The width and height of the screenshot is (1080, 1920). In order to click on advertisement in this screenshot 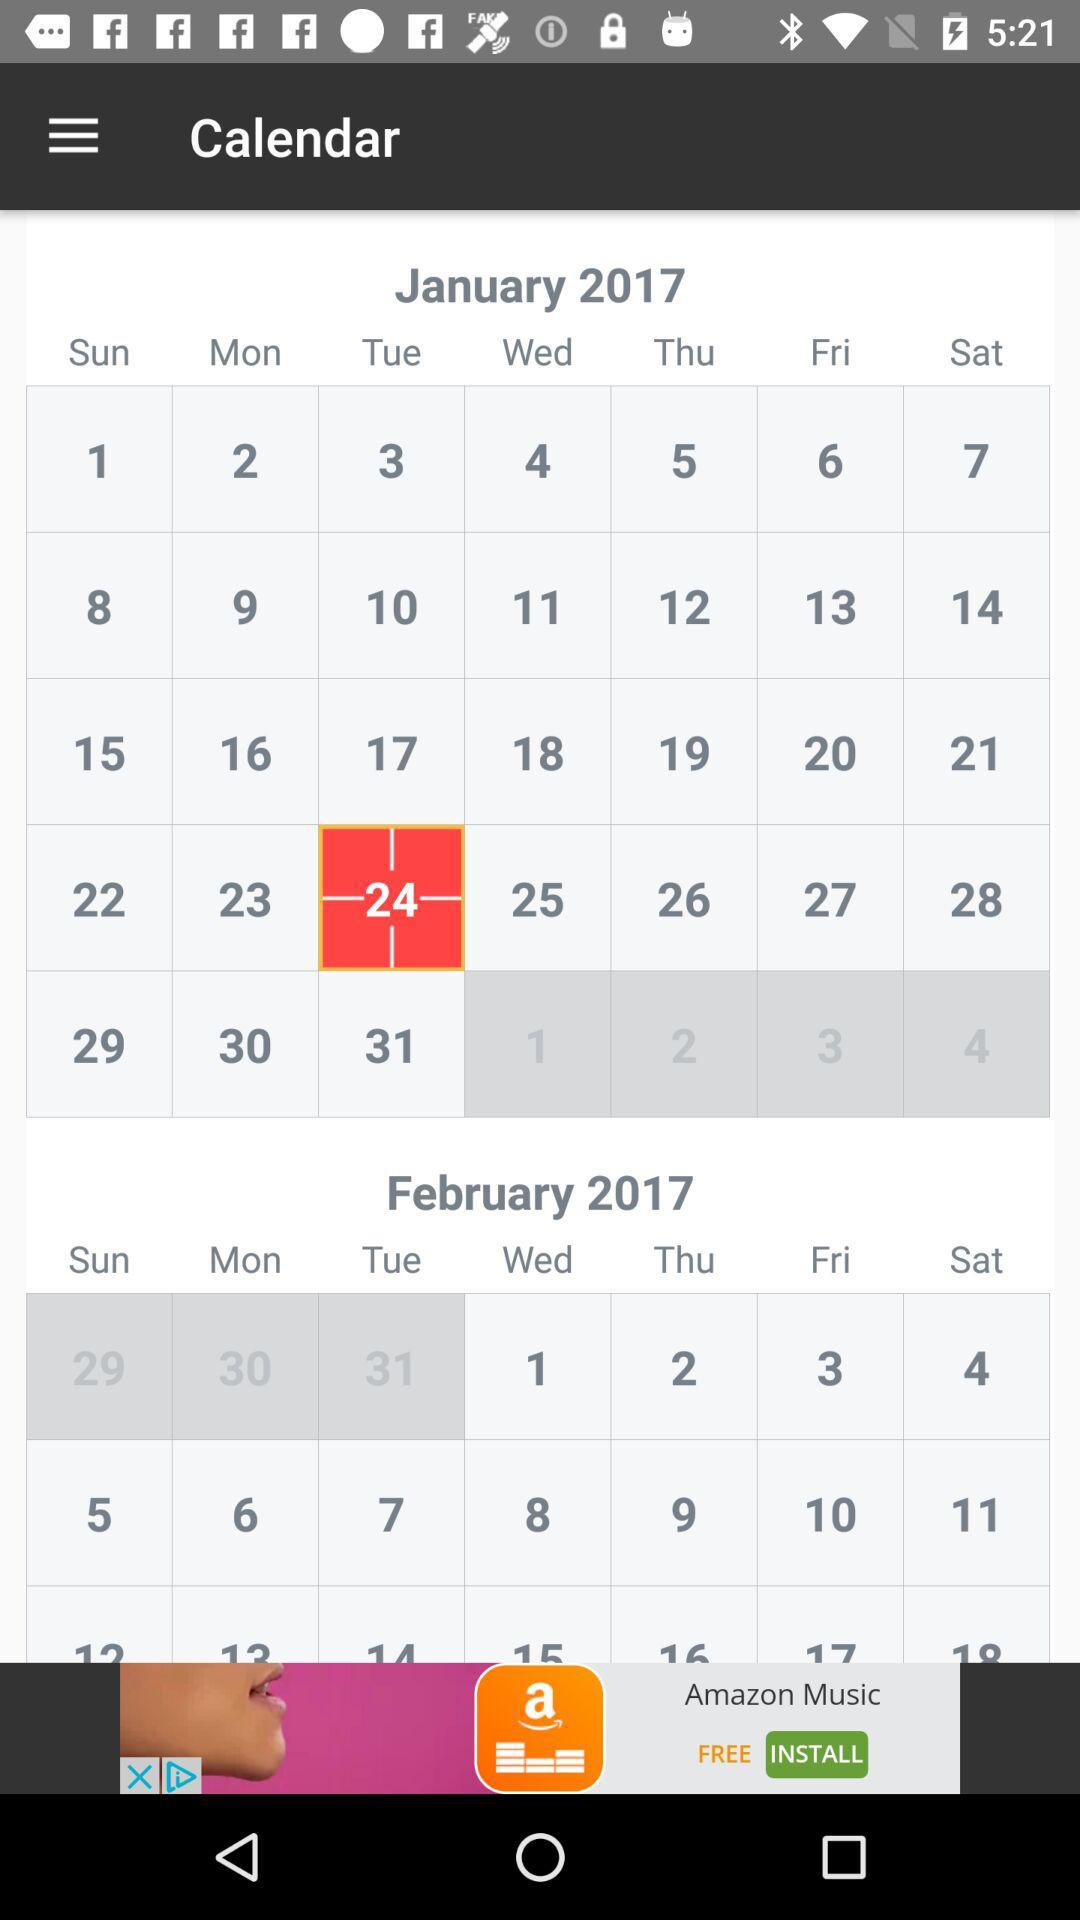, I will do `click(540, 1727)`.